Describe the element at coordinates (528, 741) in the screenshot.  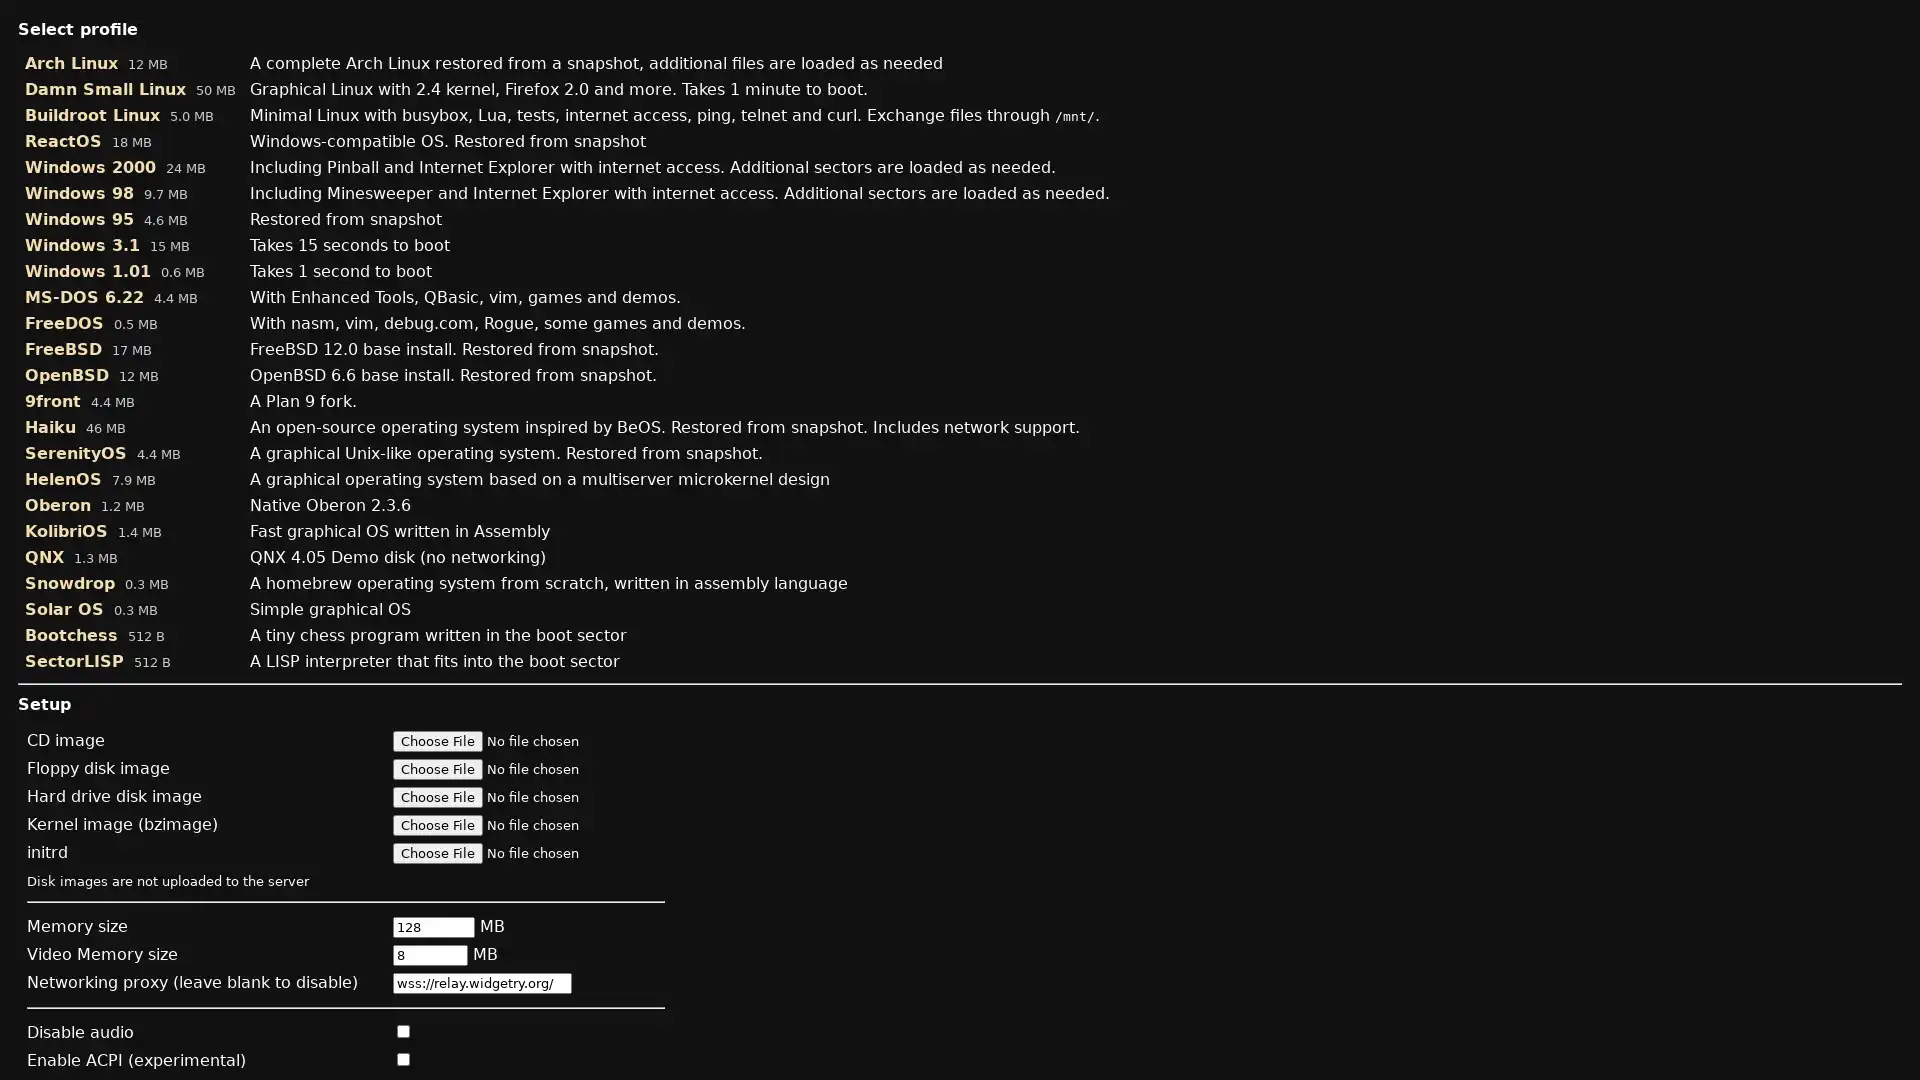
I see `CD image` at that location.